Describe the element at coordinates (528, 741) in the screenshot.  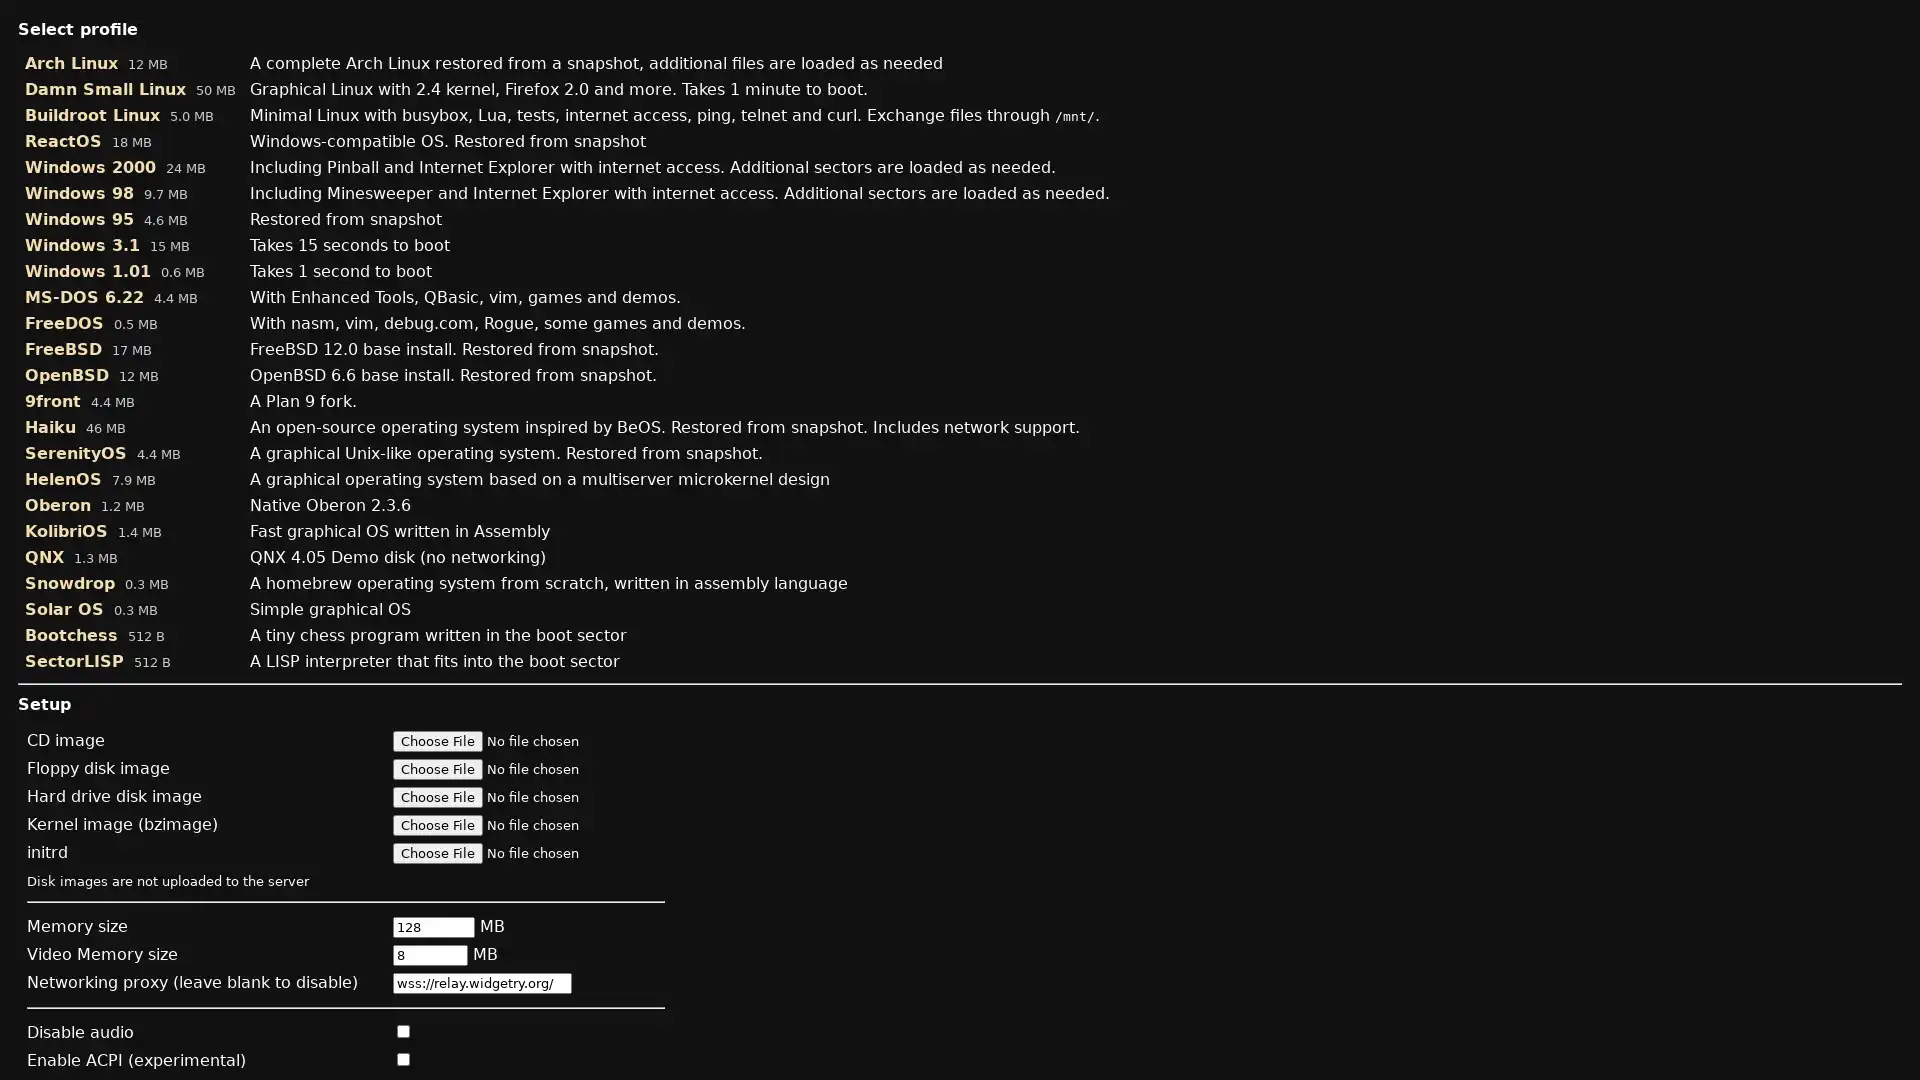
I see `CD image` at that location.